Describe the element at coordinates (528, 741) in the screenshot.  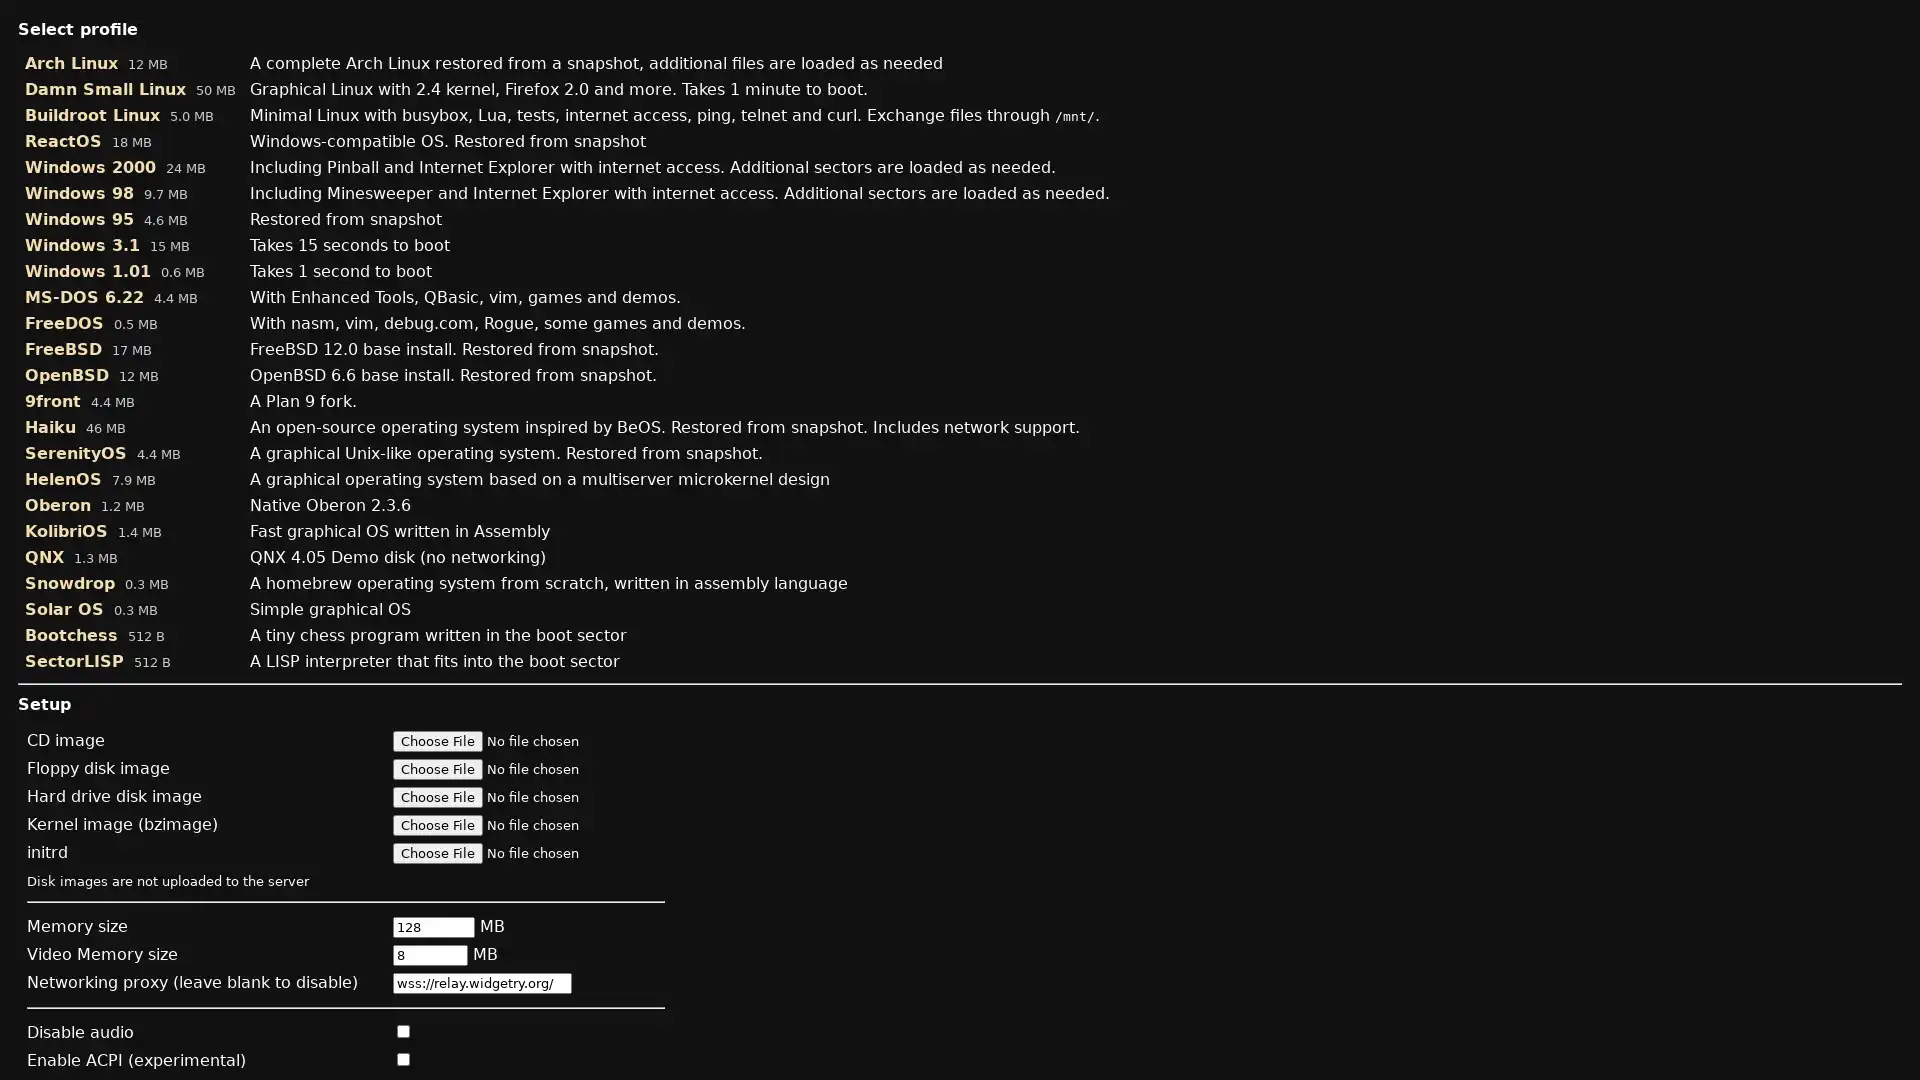
I see `CD image` at that location.